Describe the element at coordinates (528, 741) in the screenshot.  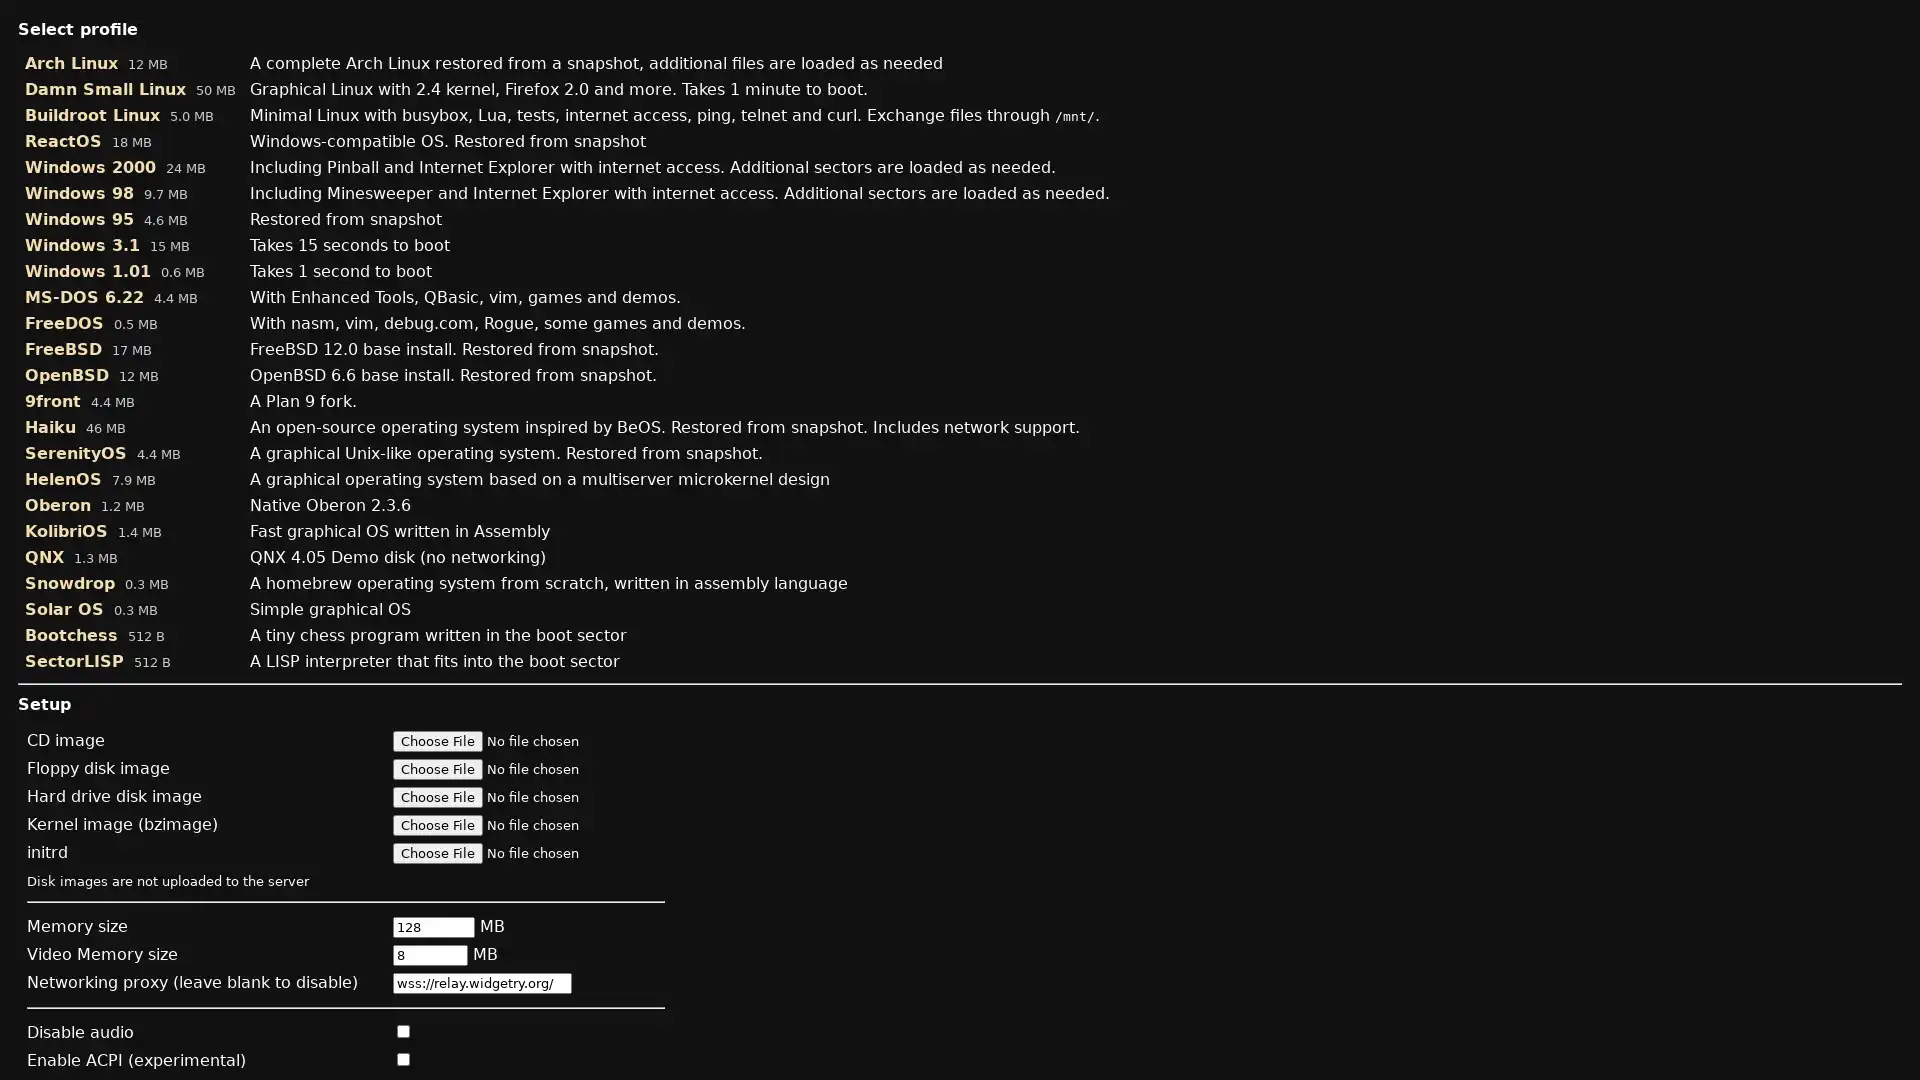
I see `CD image` at that location.